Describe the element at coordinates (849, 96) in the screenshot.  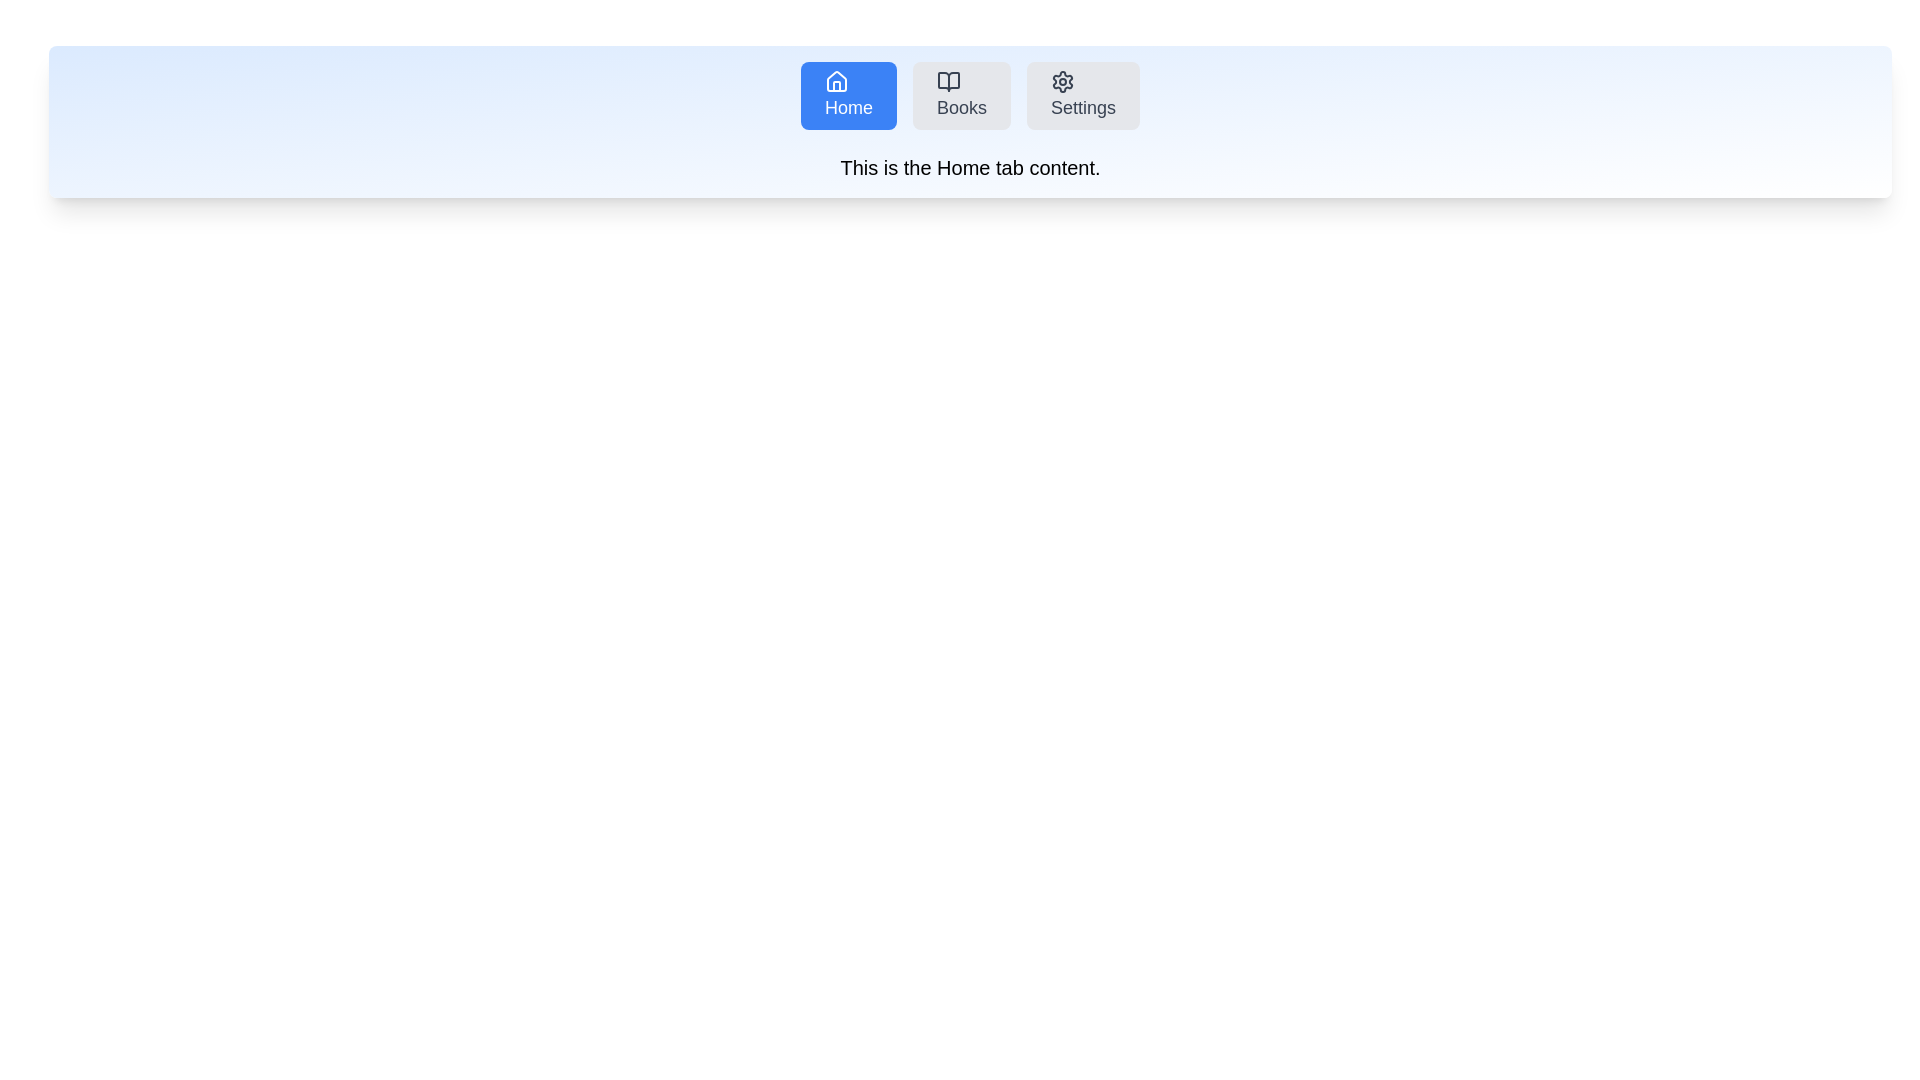
I see `the Home tab to switch to it` at that location.